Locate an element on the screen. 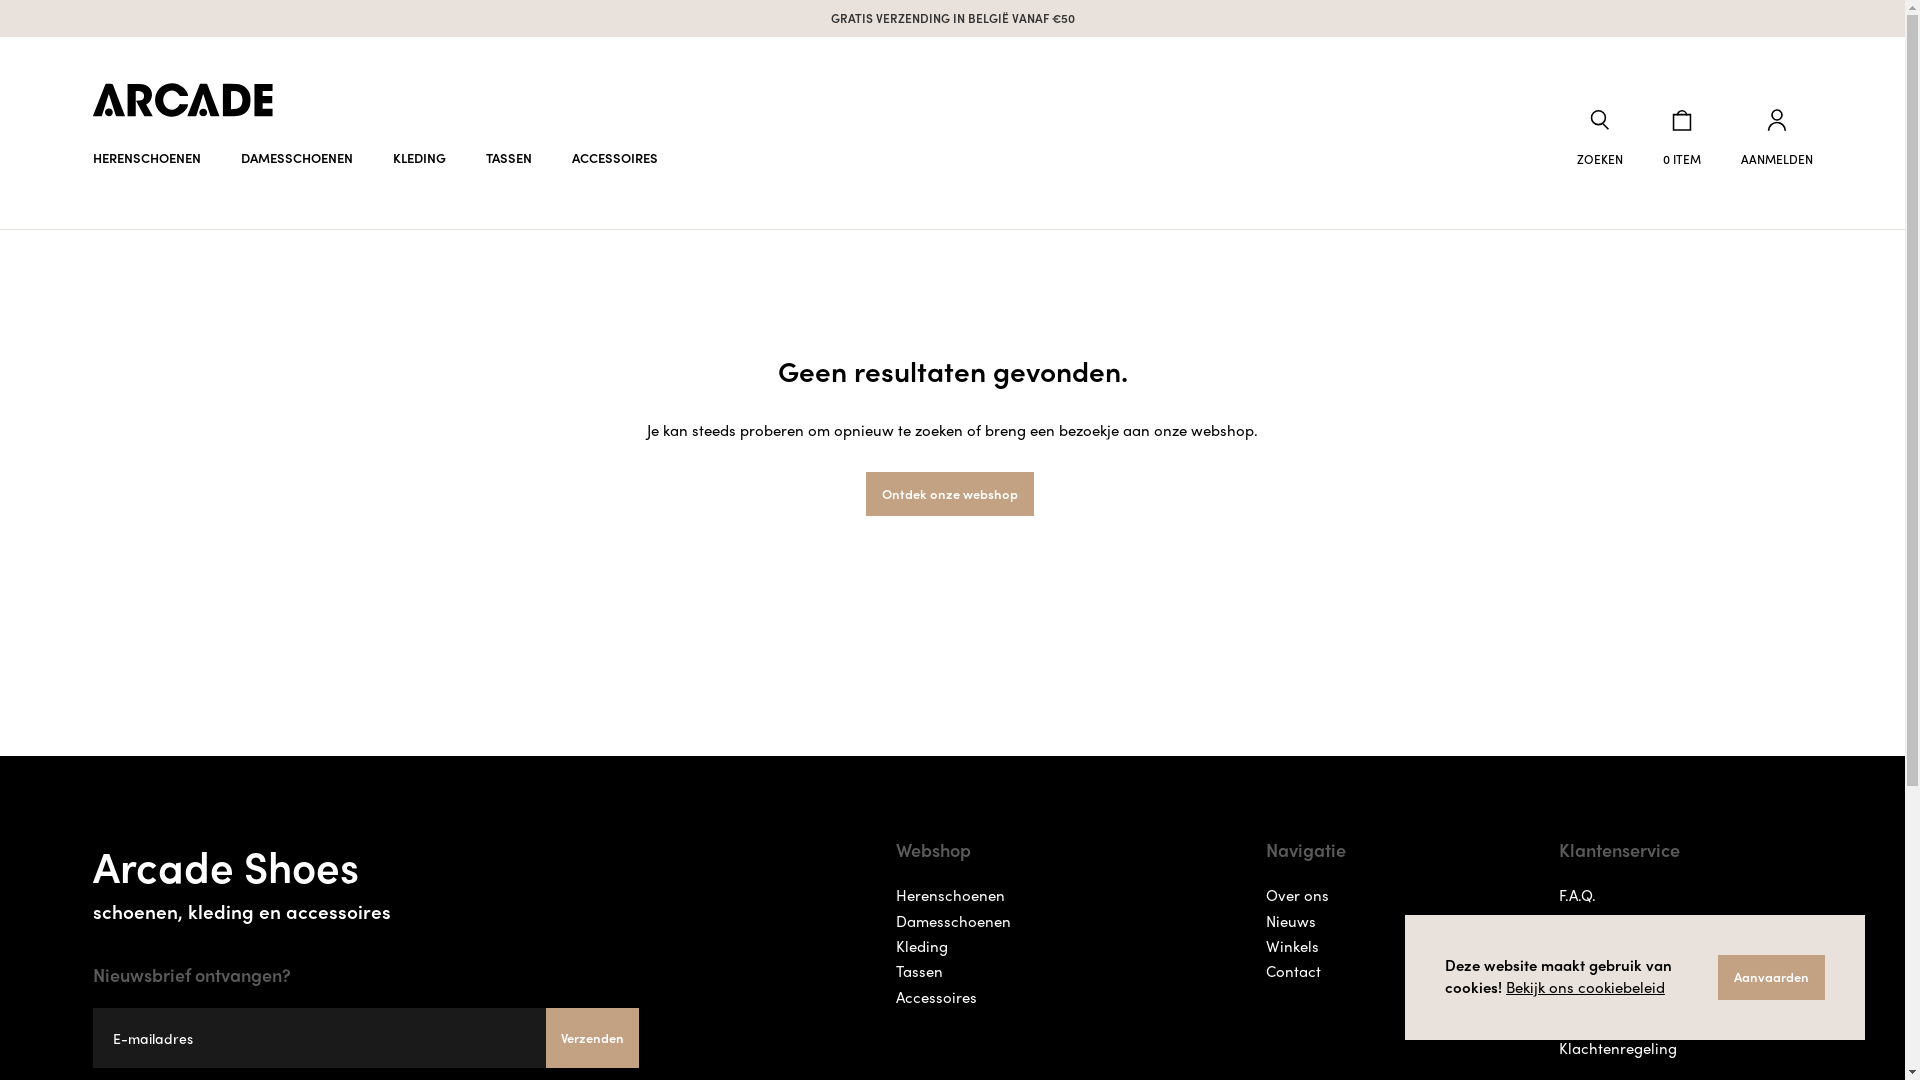  'AANMELDEN' is located at coordinates (1776, 137).